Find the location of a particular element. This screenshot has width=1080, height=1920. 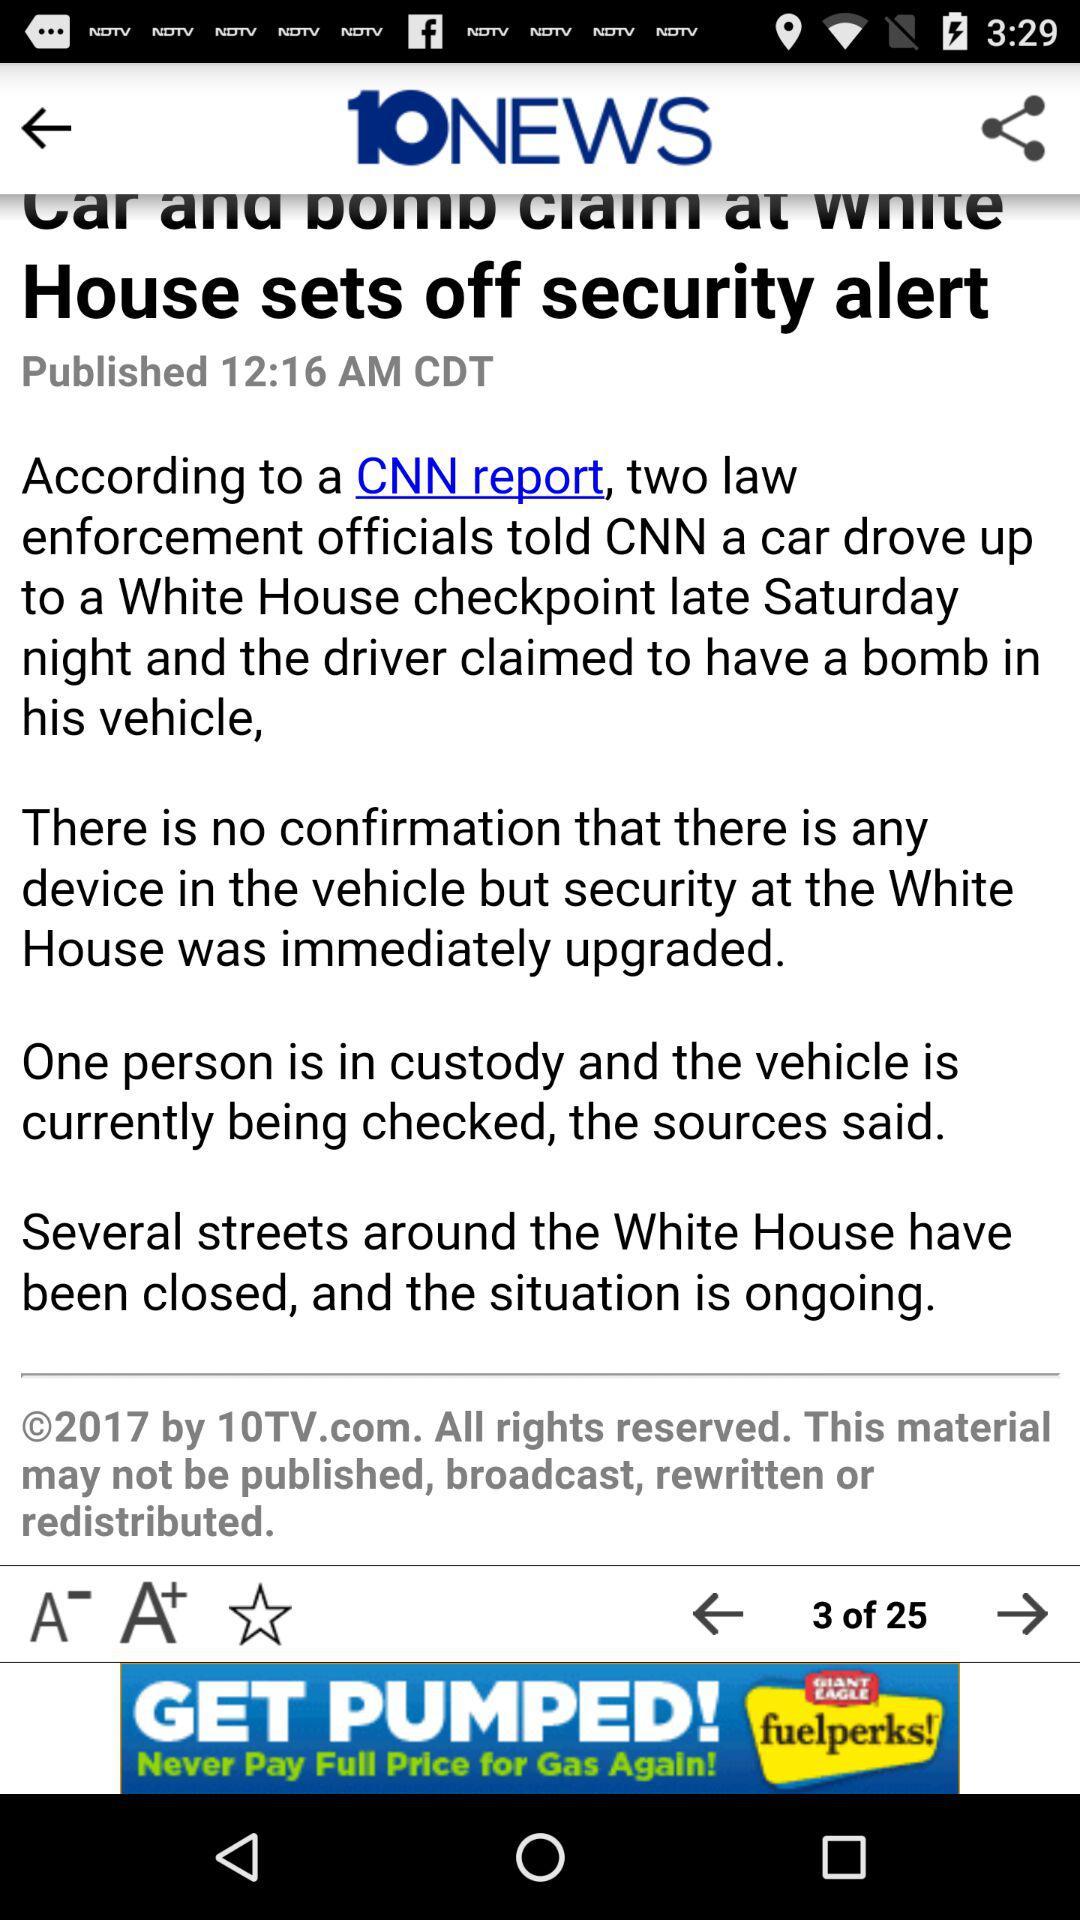

body is located at coordinates (540, 814).